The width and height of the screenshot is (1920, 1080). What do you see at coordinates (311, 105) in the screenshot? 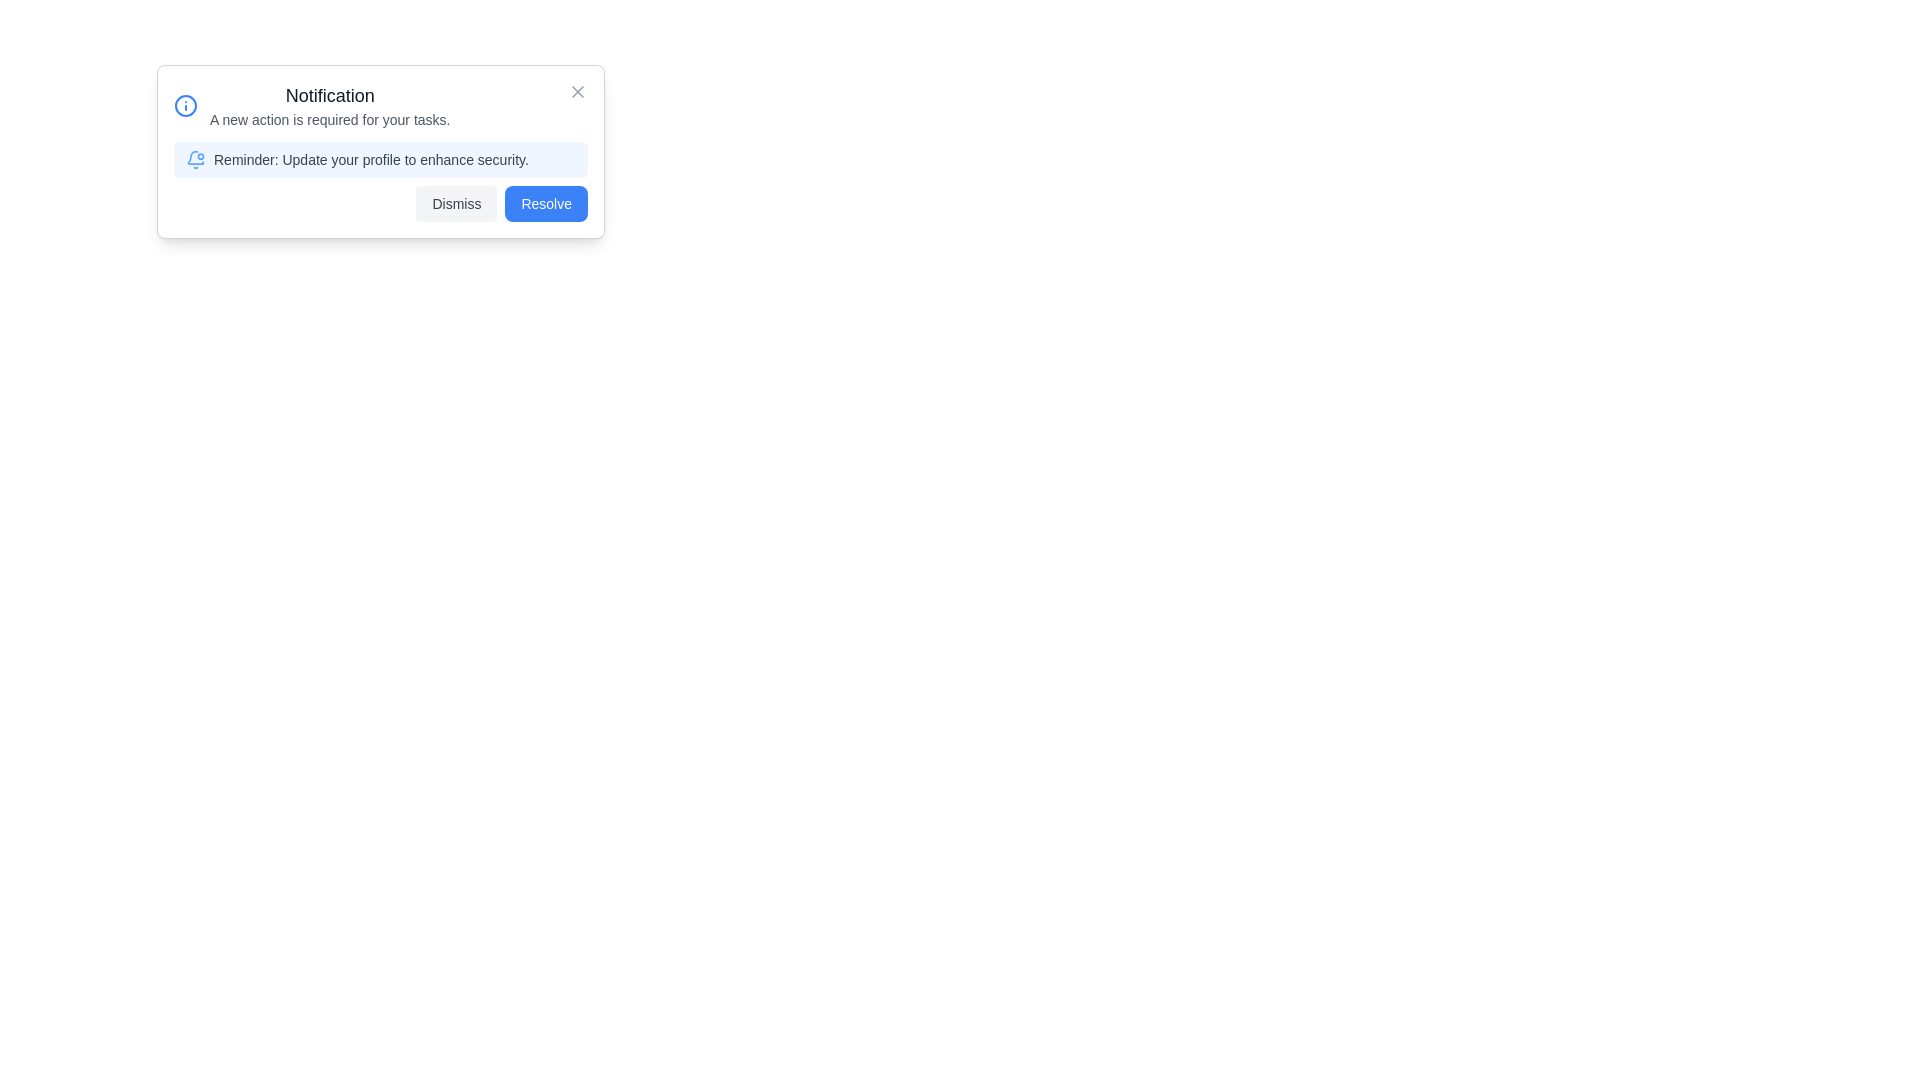
I see `notification content from the Informational card header located in the top-left section of the notification card` at bounding box center [311, 105].